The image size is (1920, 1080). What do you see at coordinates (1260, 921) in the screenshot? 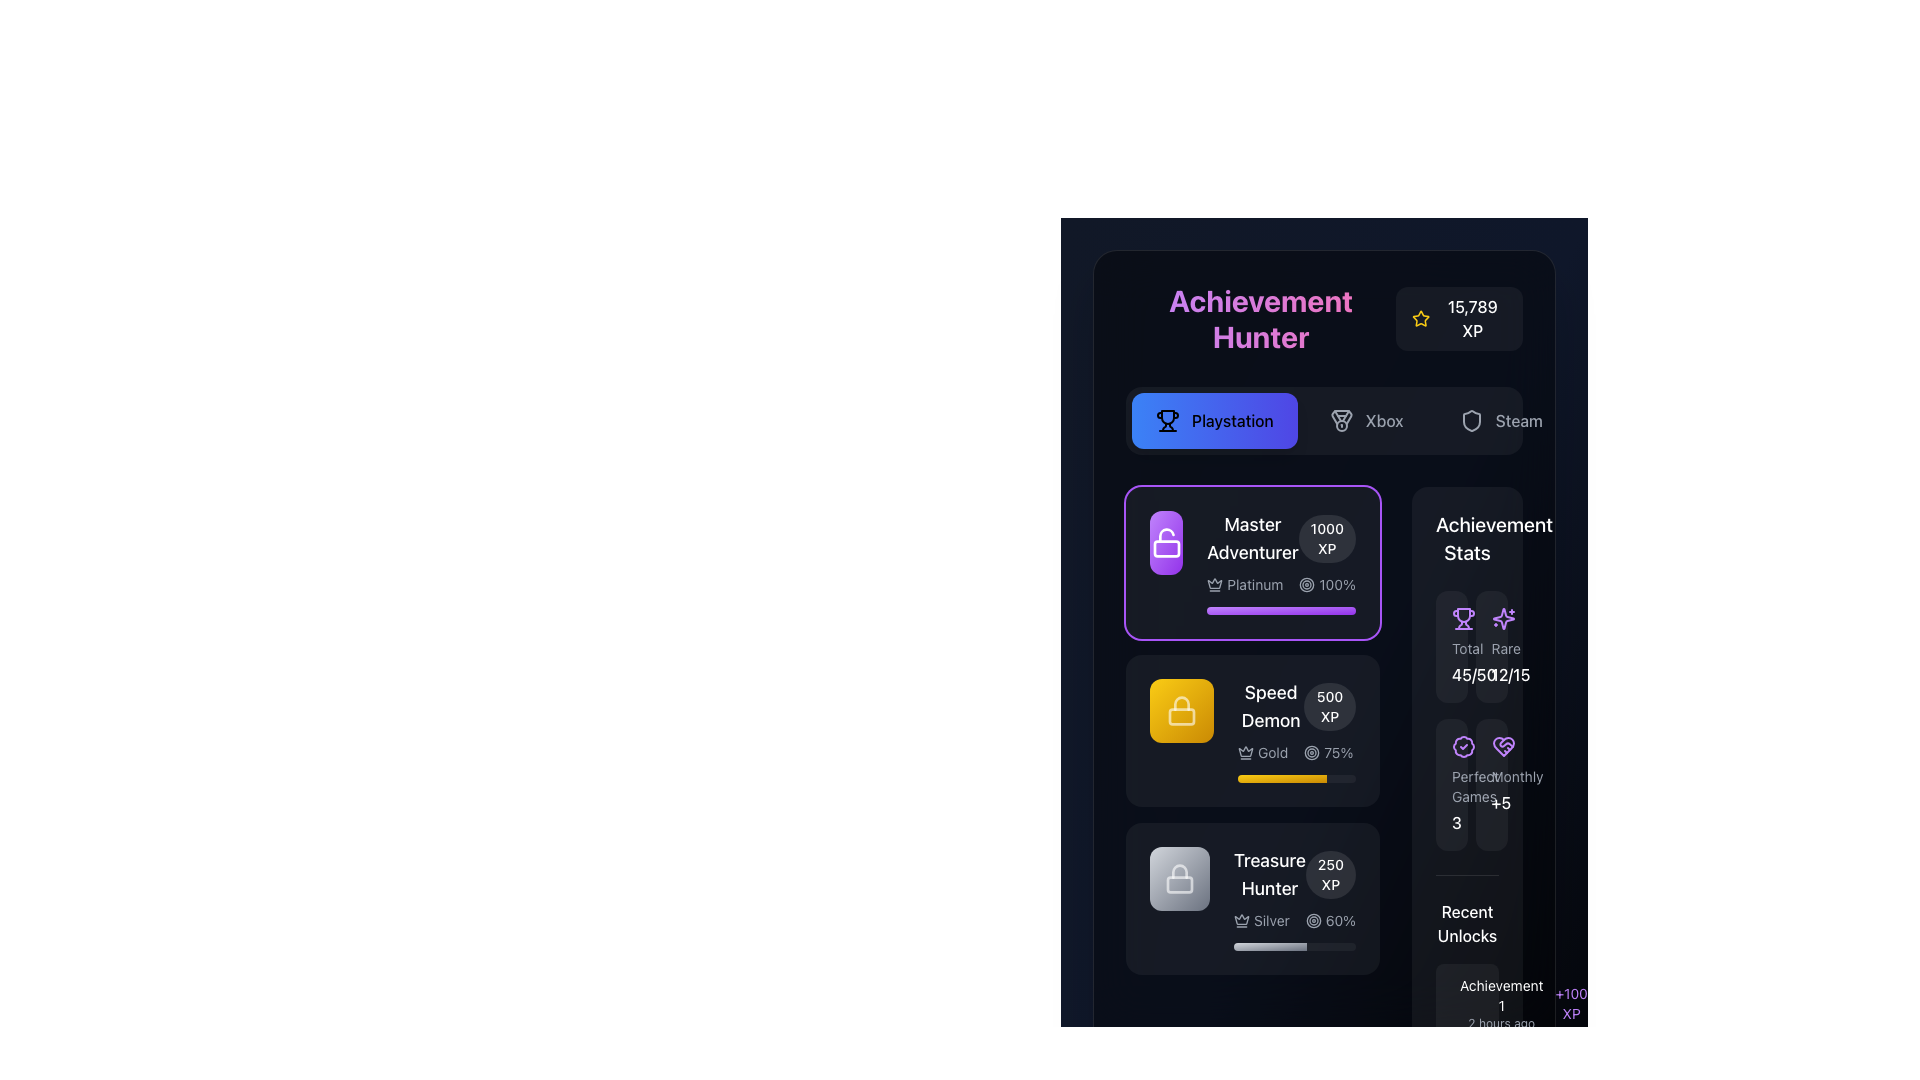
I see `the 'Silver' label in the 'Treasure Hunter' section, which indicates the achievement tier and is located to the right of the crown icon` at bounding box center [1260, 921].